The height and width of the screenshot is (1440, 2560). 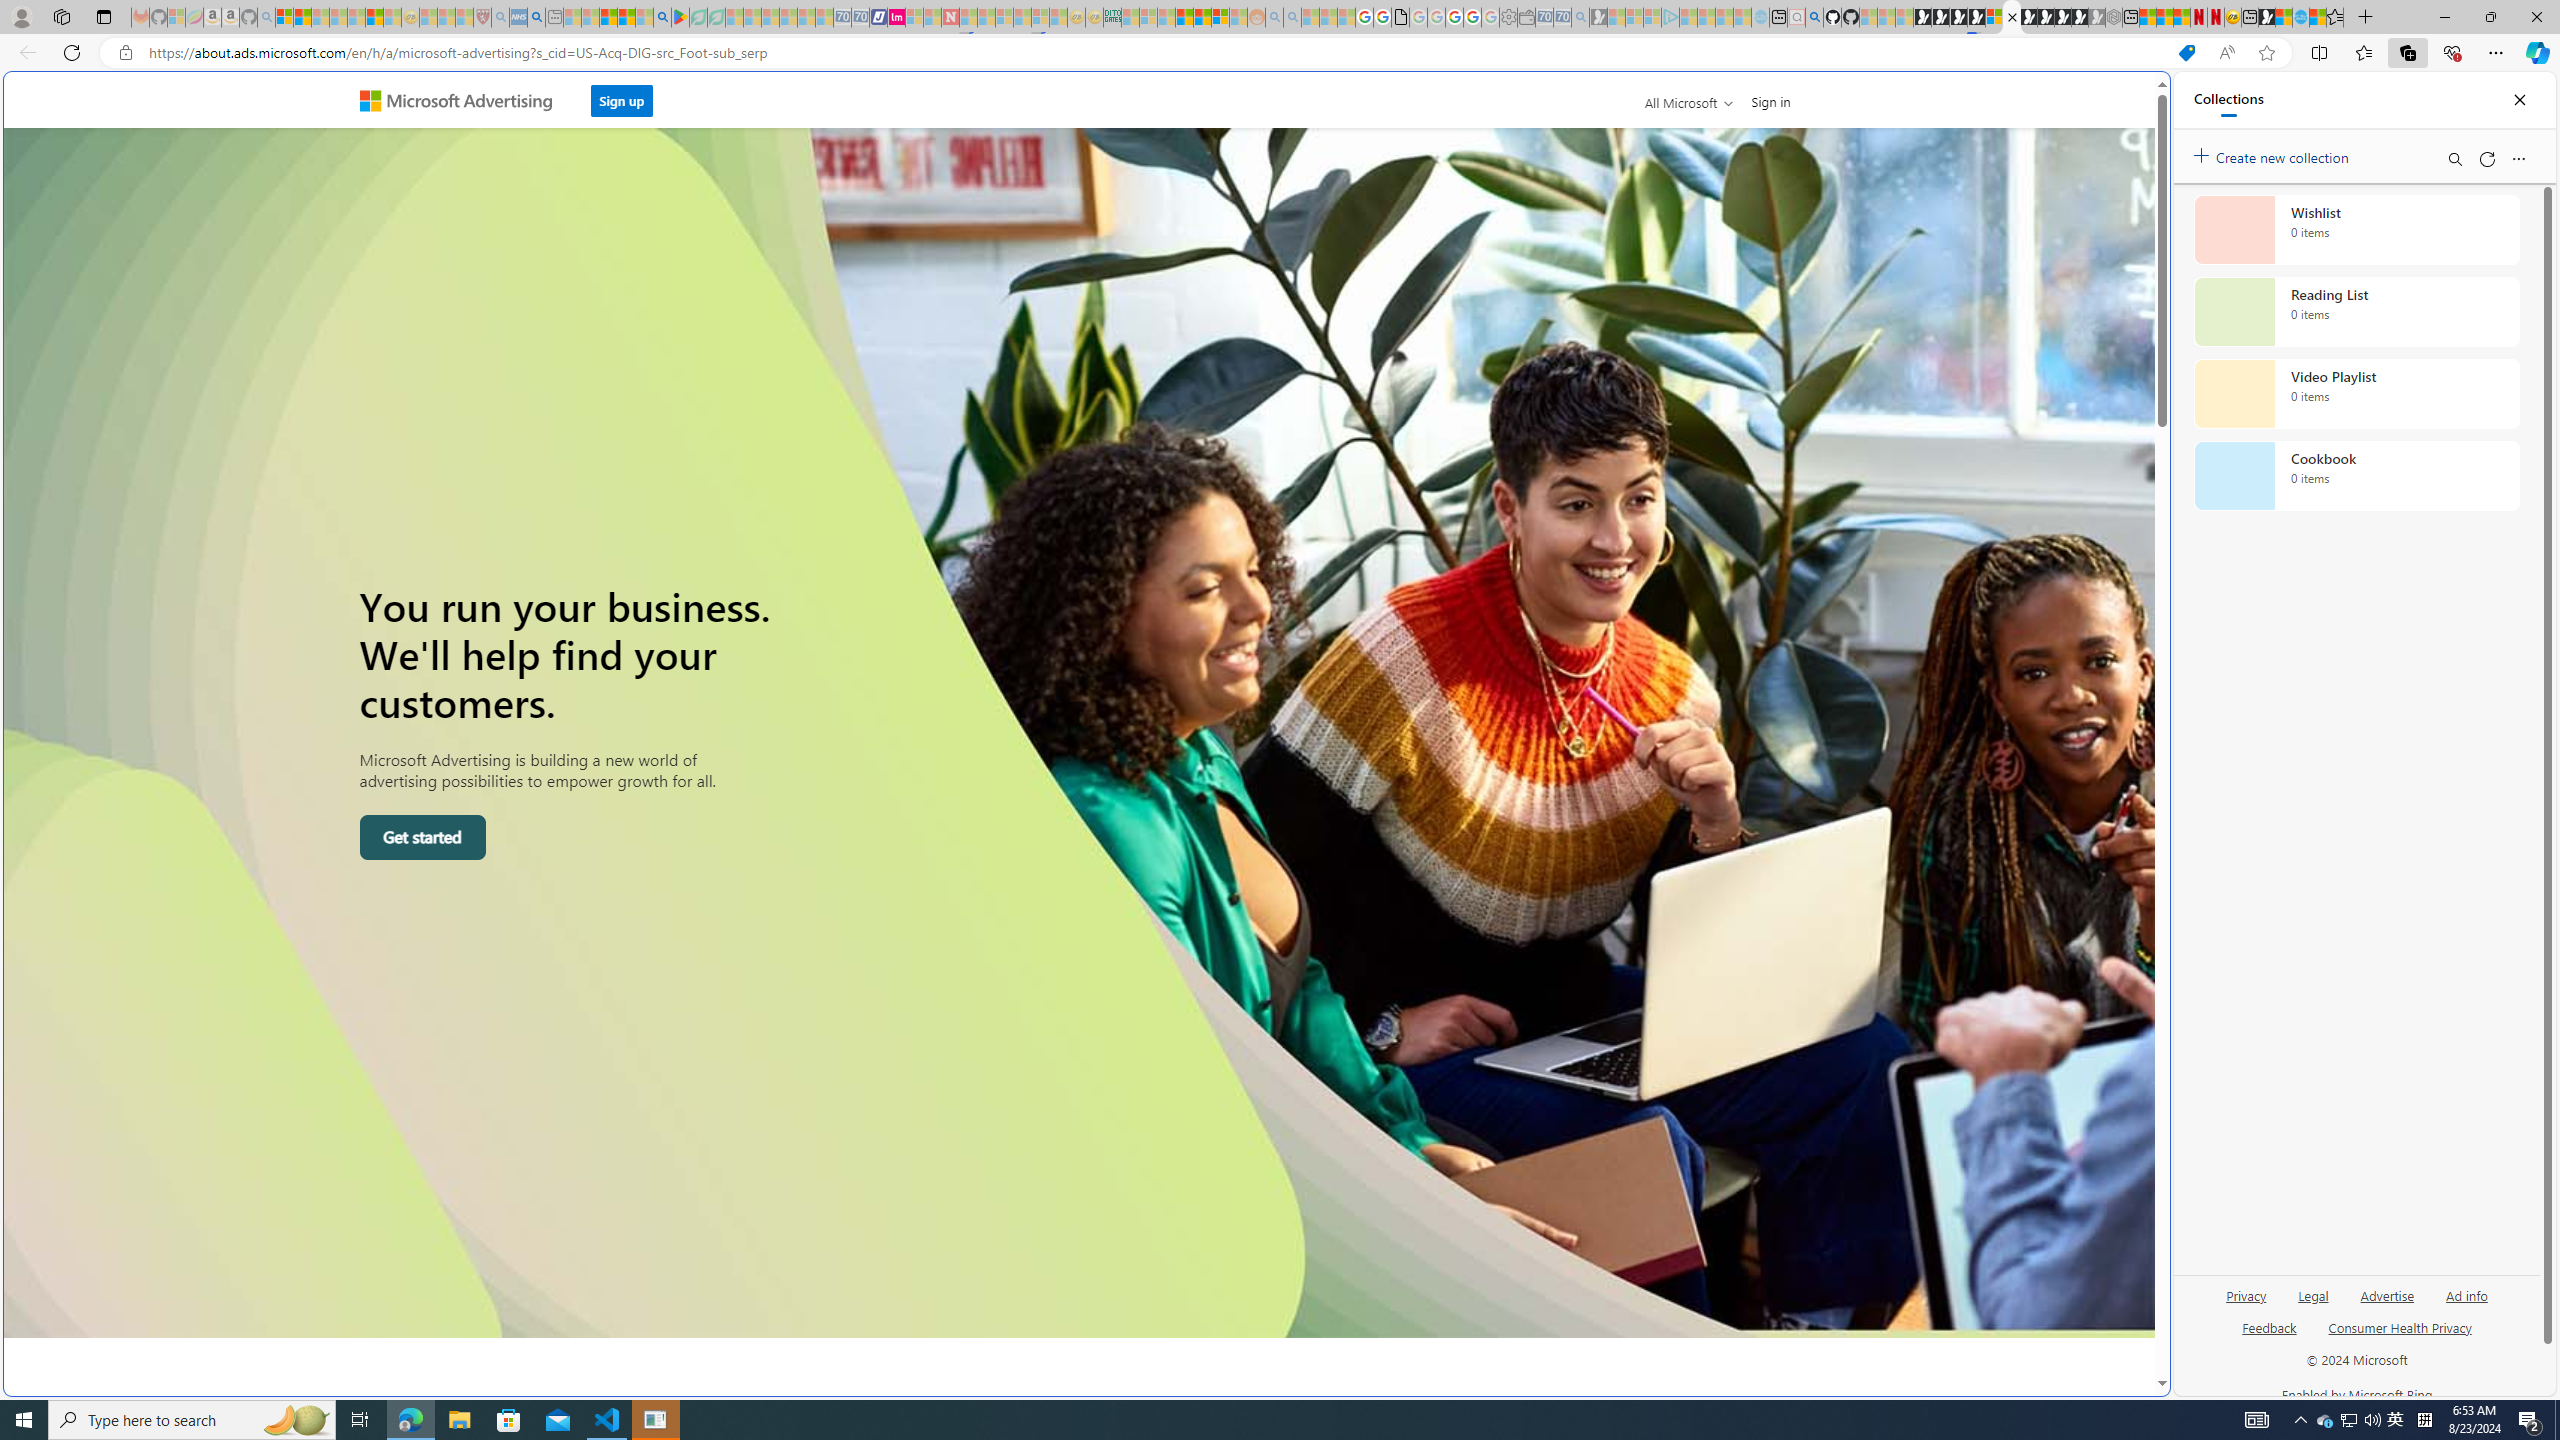 I want to click on 'Bluey: Let', so click(x=680, y=16).